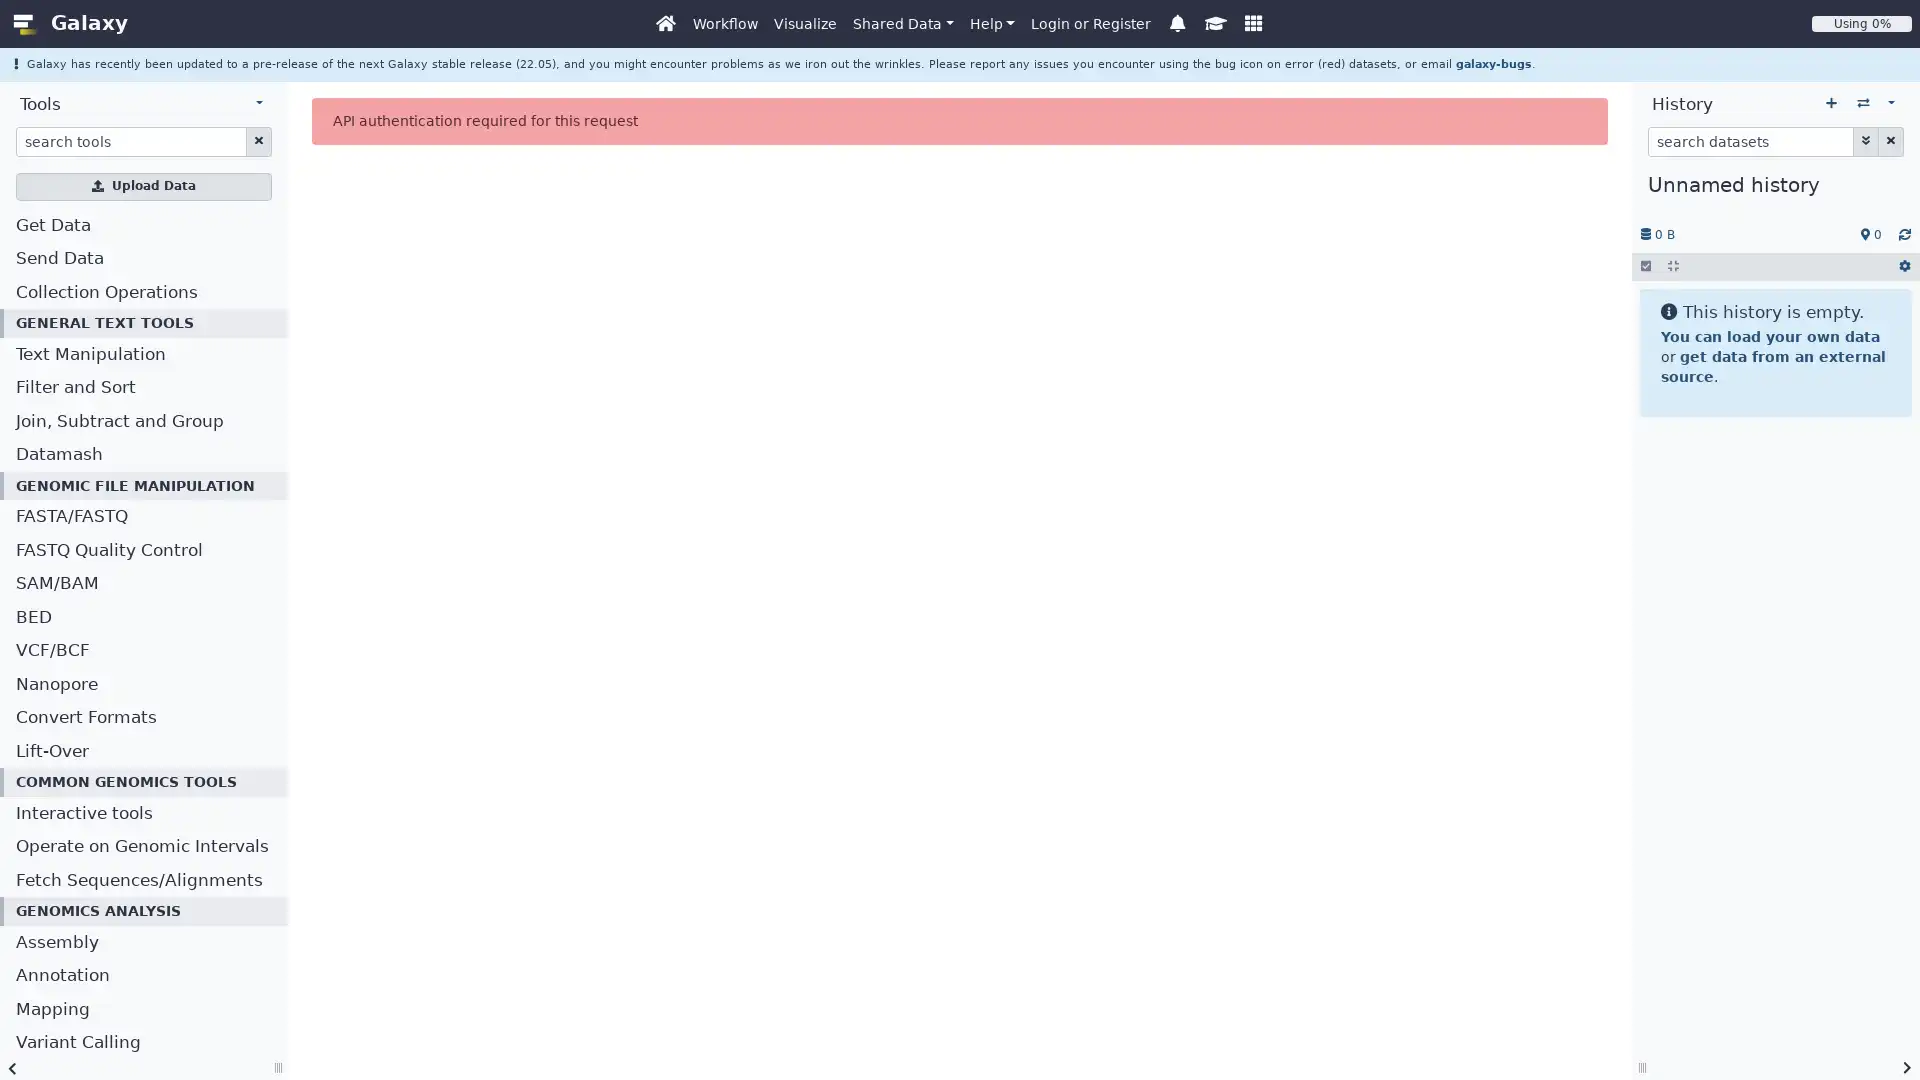  What do you see at coordinates (1861, 104) in the screenshot?
I see `Switch to history` at bounding box center [1861, 104].